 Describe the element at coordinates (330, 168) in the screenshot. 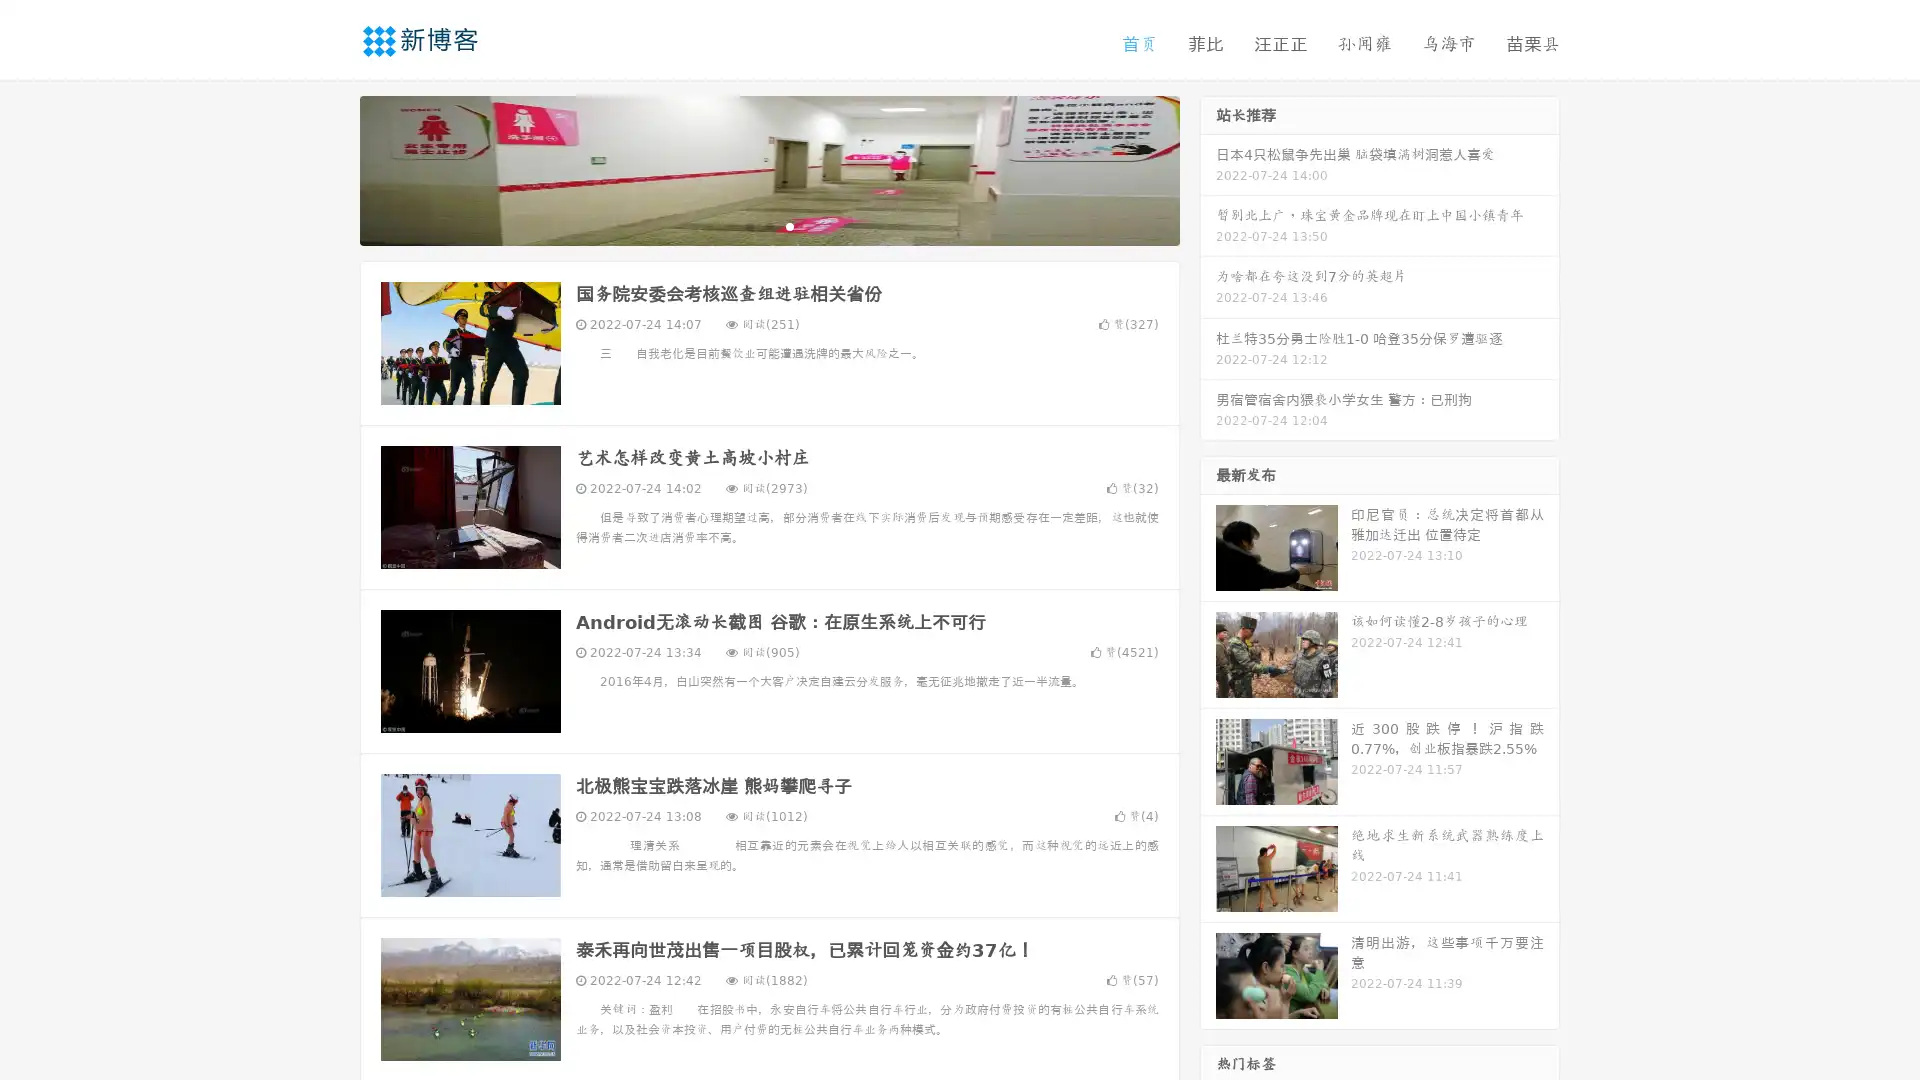

I see `Previous slide` at that location.